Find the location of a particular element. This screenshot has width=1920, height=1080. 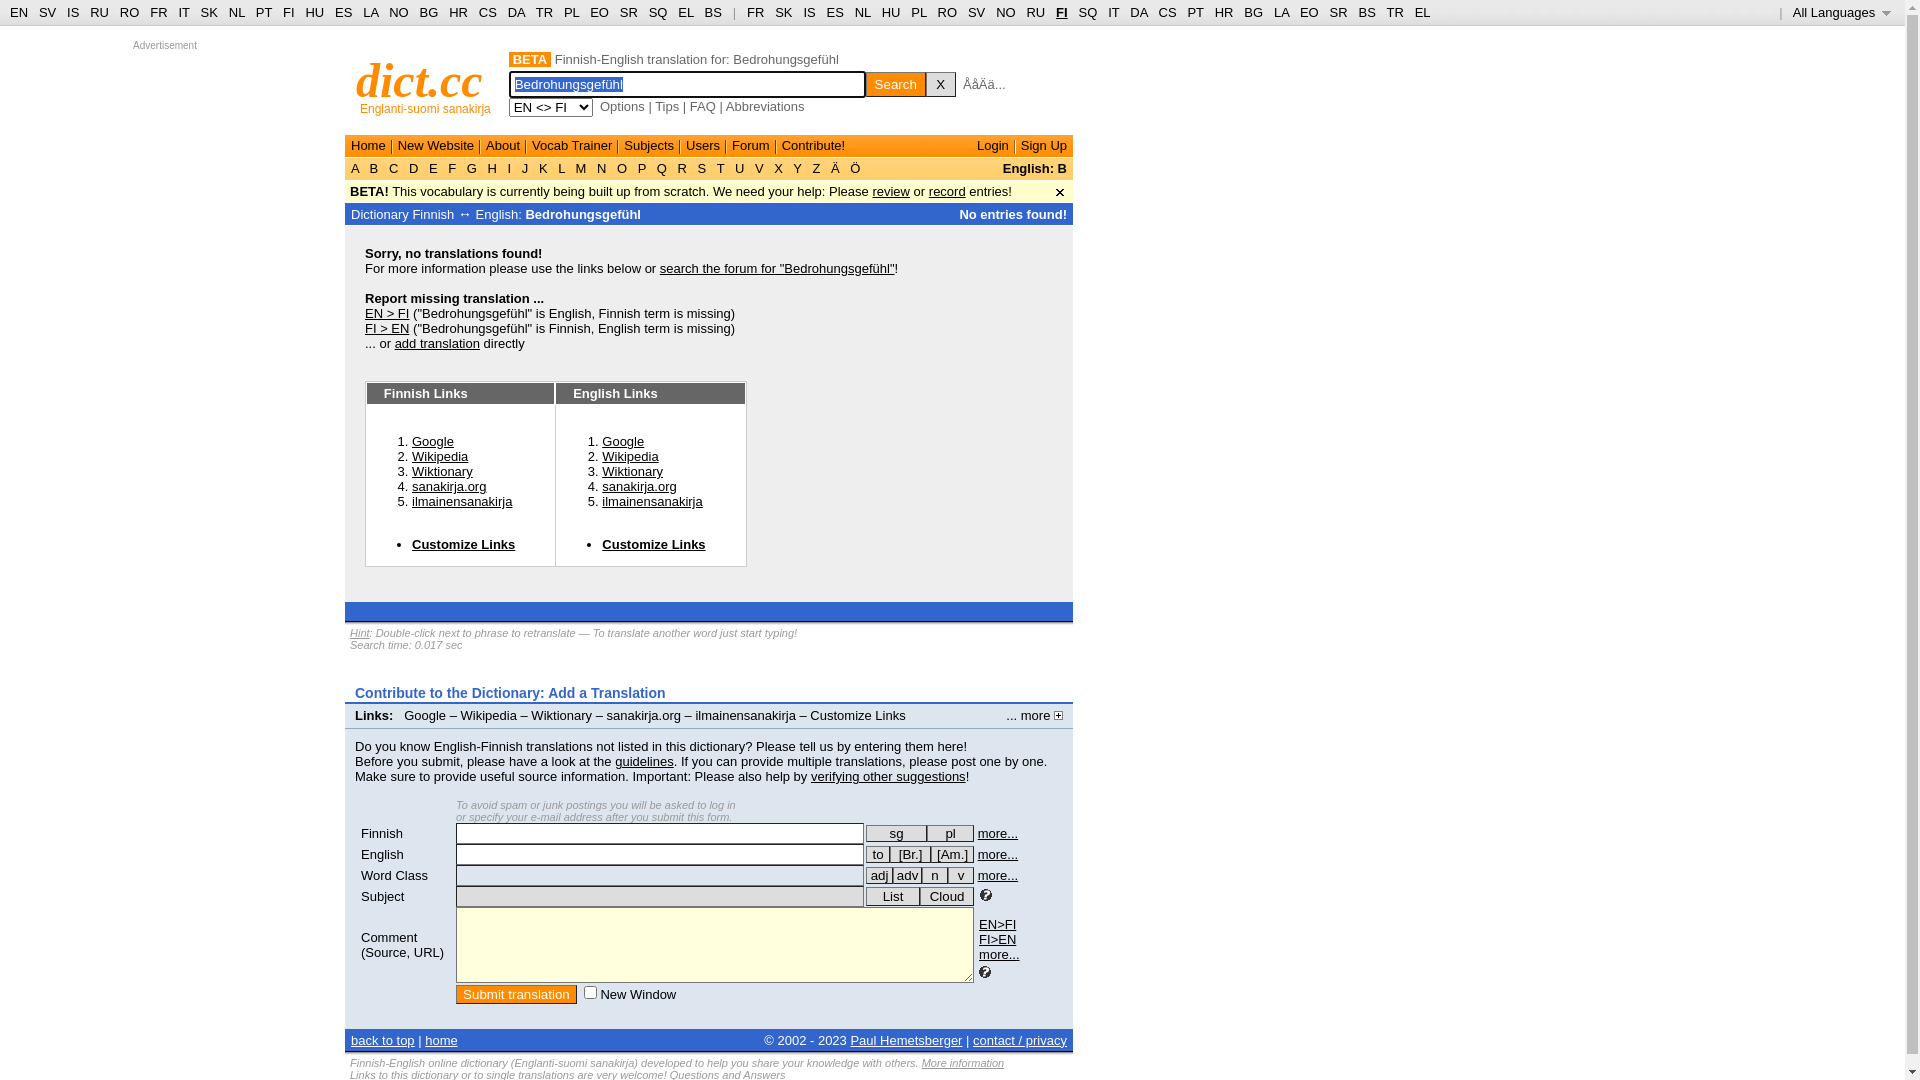

'Wikipedia' is located at coordinates (439, 456).